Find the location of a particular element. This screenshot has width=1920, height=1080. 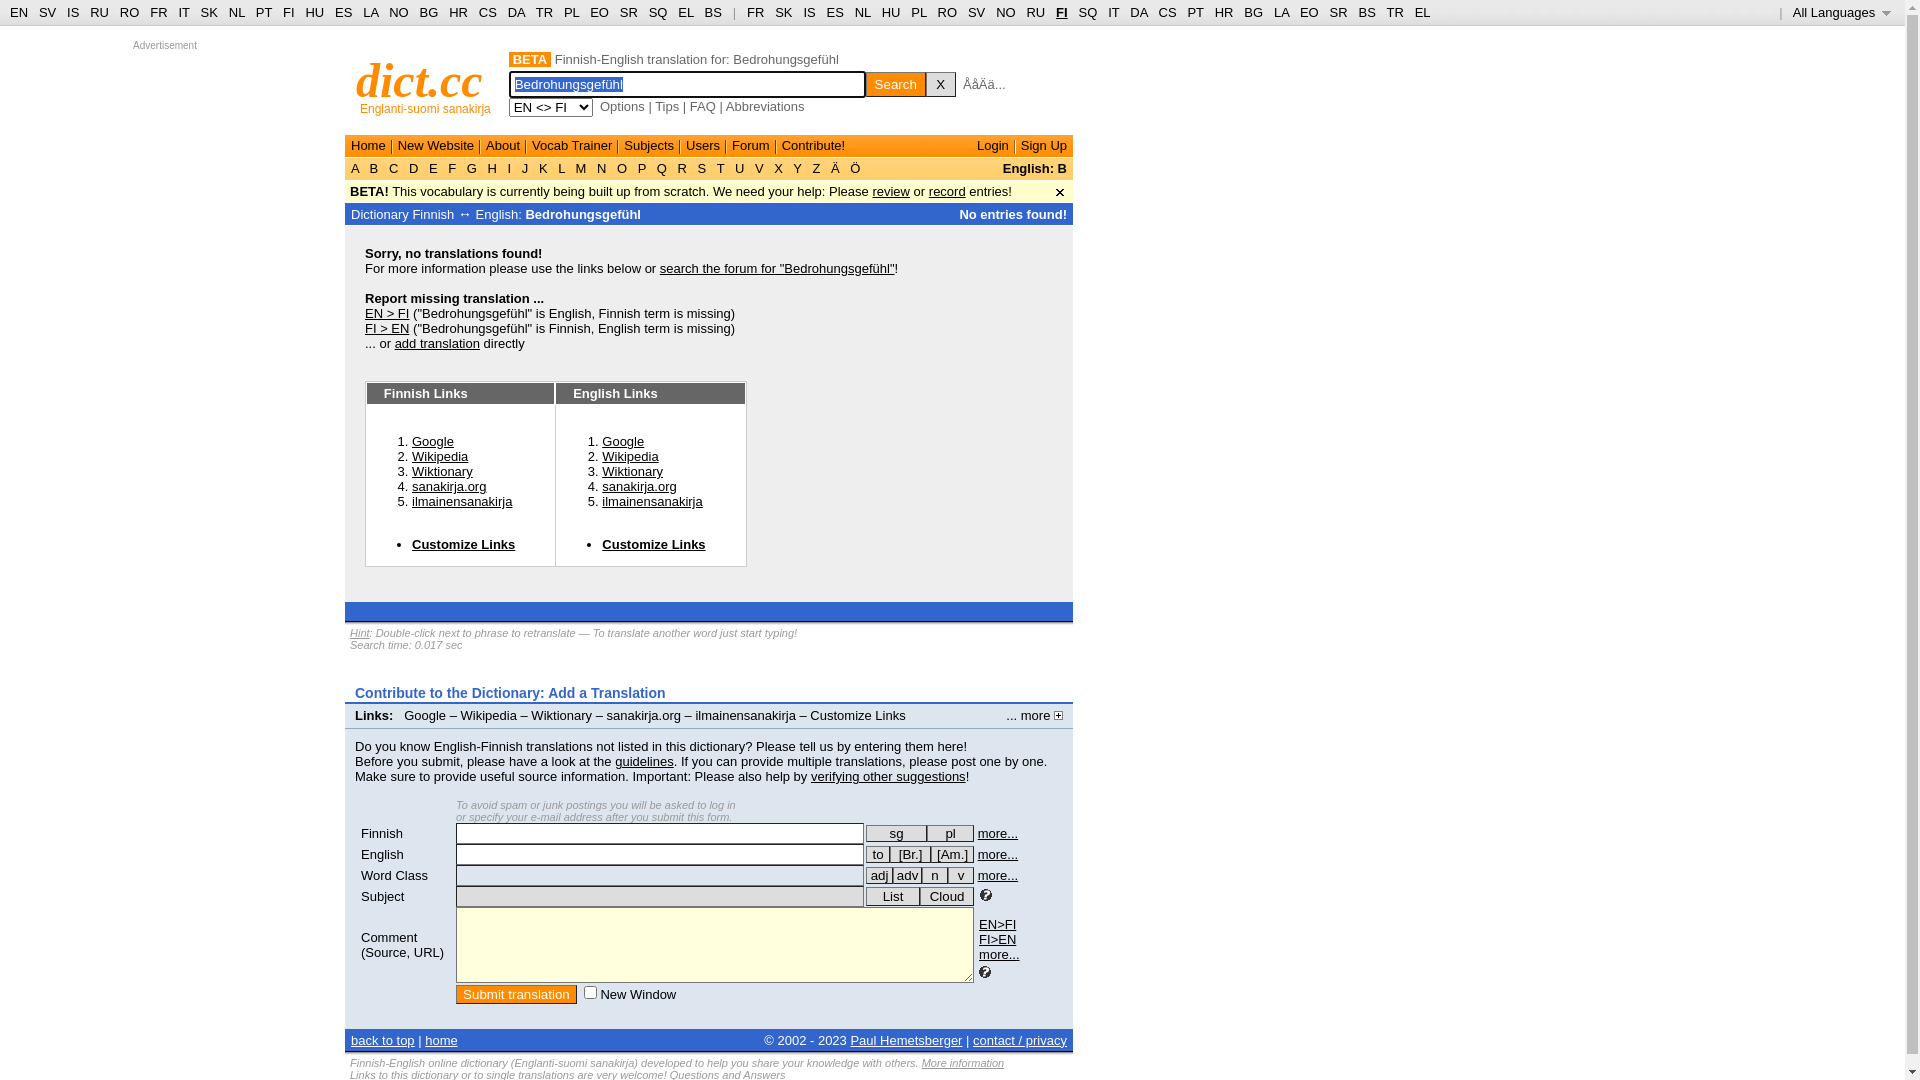

'Wikipedia' is located at coordinates (439, 456).